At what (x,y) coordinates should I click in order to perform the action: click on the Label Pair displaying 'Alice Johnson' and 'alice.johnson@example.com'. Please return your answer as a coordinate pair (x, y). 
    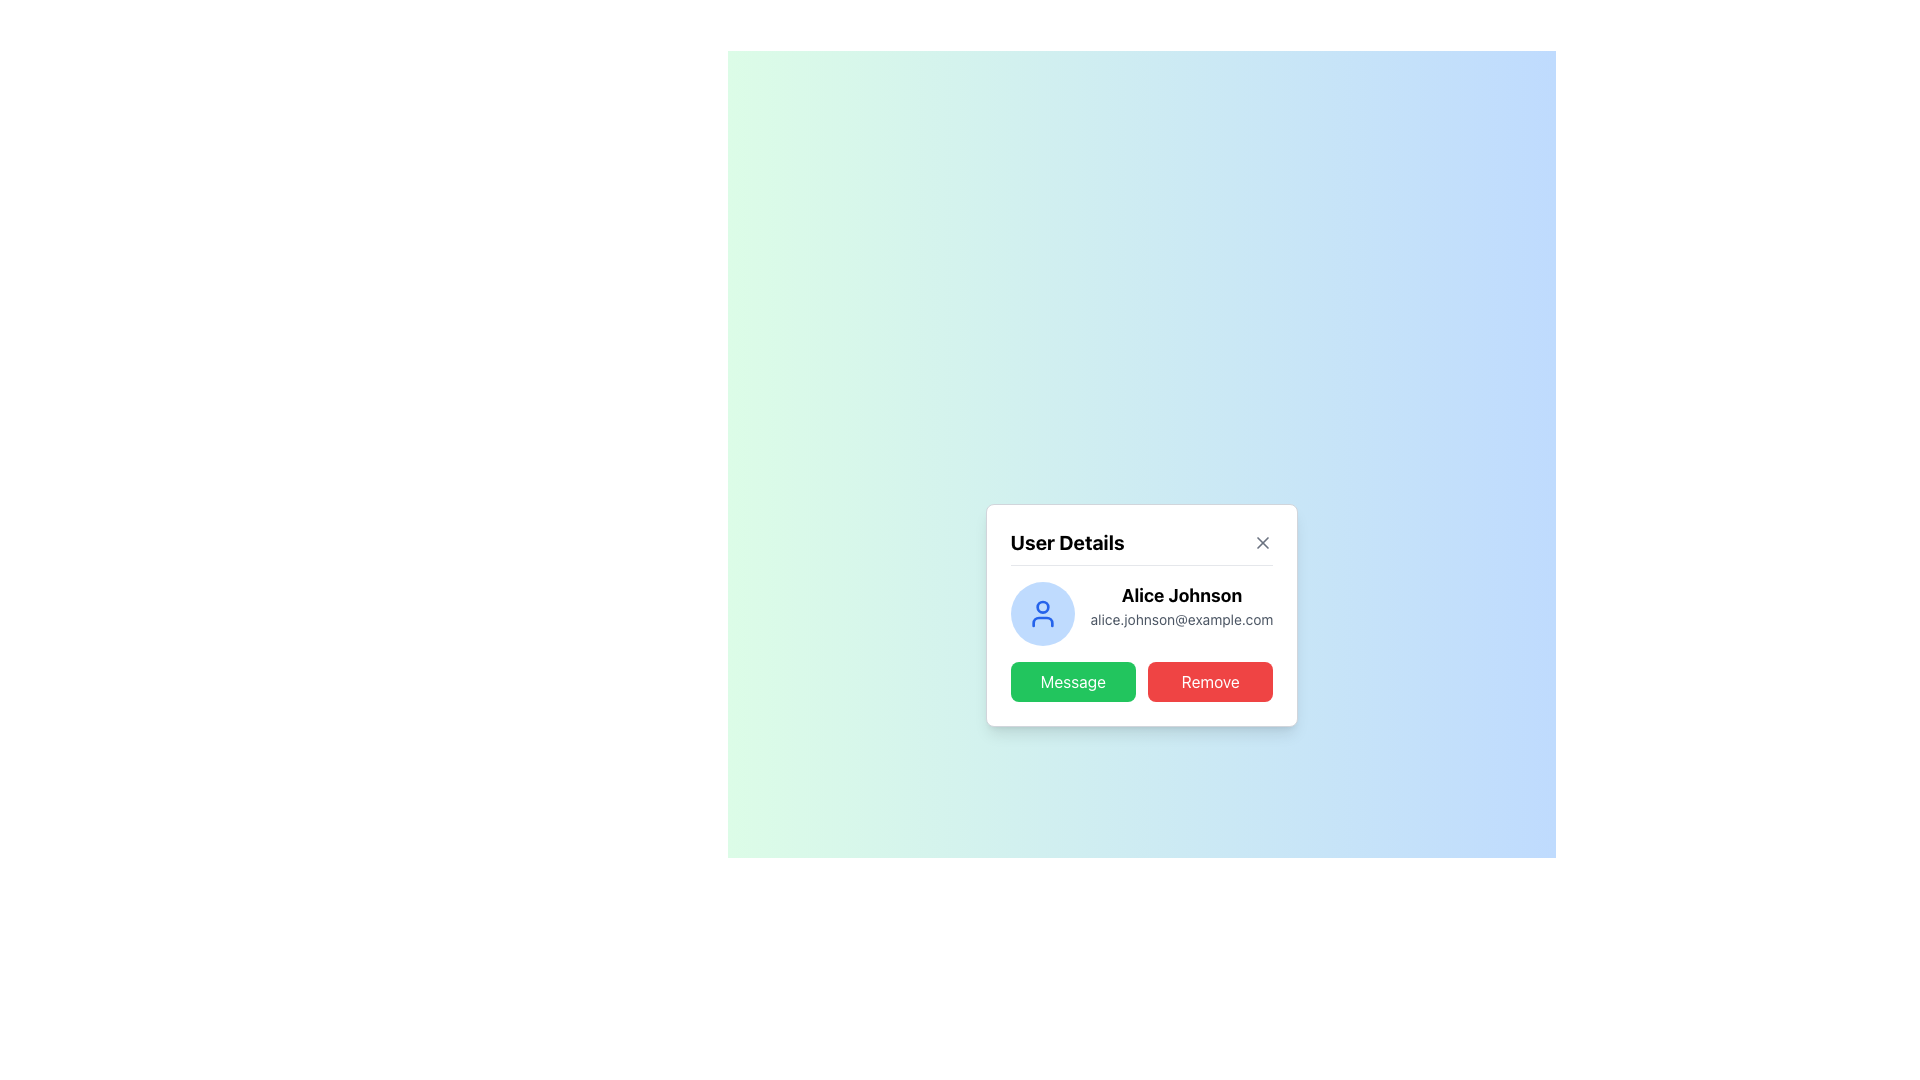
    Looking at the image, I should click on (1181, 612).